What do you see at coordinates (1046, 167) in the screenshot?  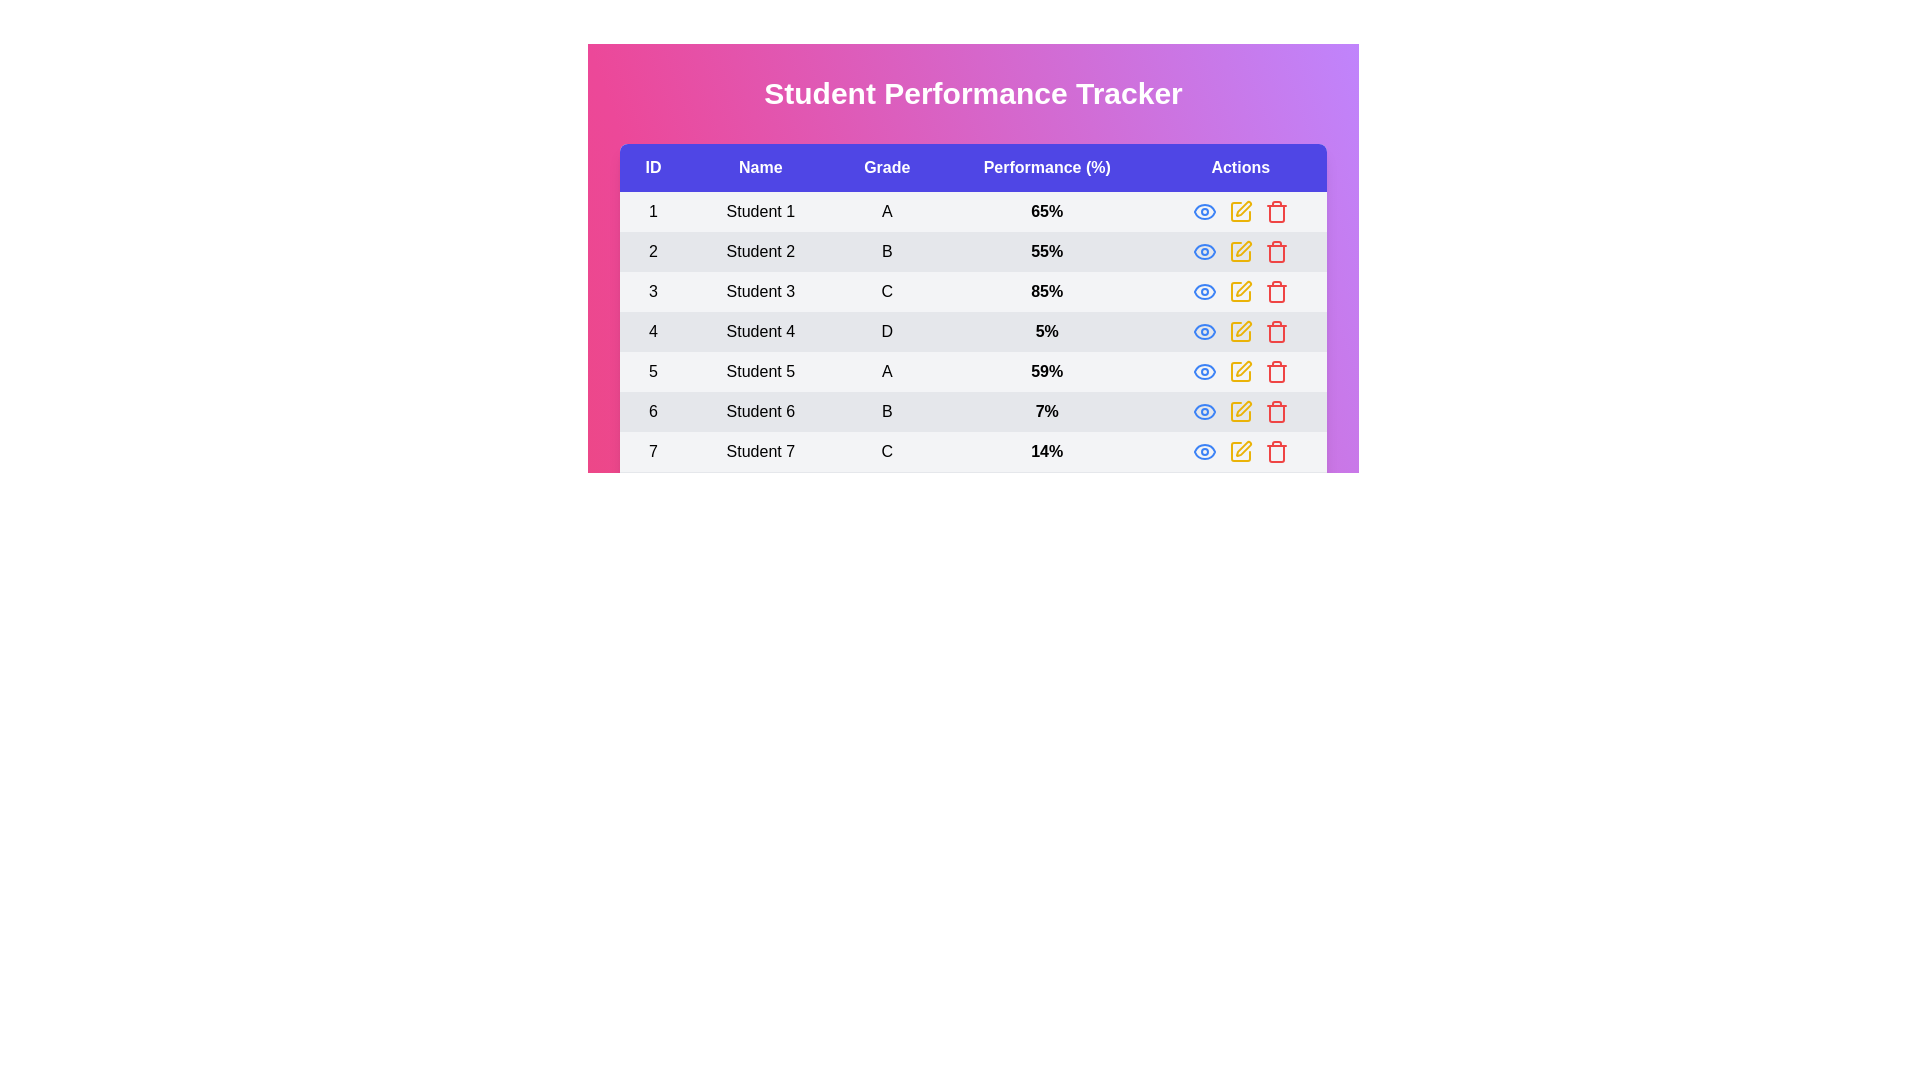 I see `the column header Performance (%) to sort the rows by that column` at bounding box center [1046, 167].